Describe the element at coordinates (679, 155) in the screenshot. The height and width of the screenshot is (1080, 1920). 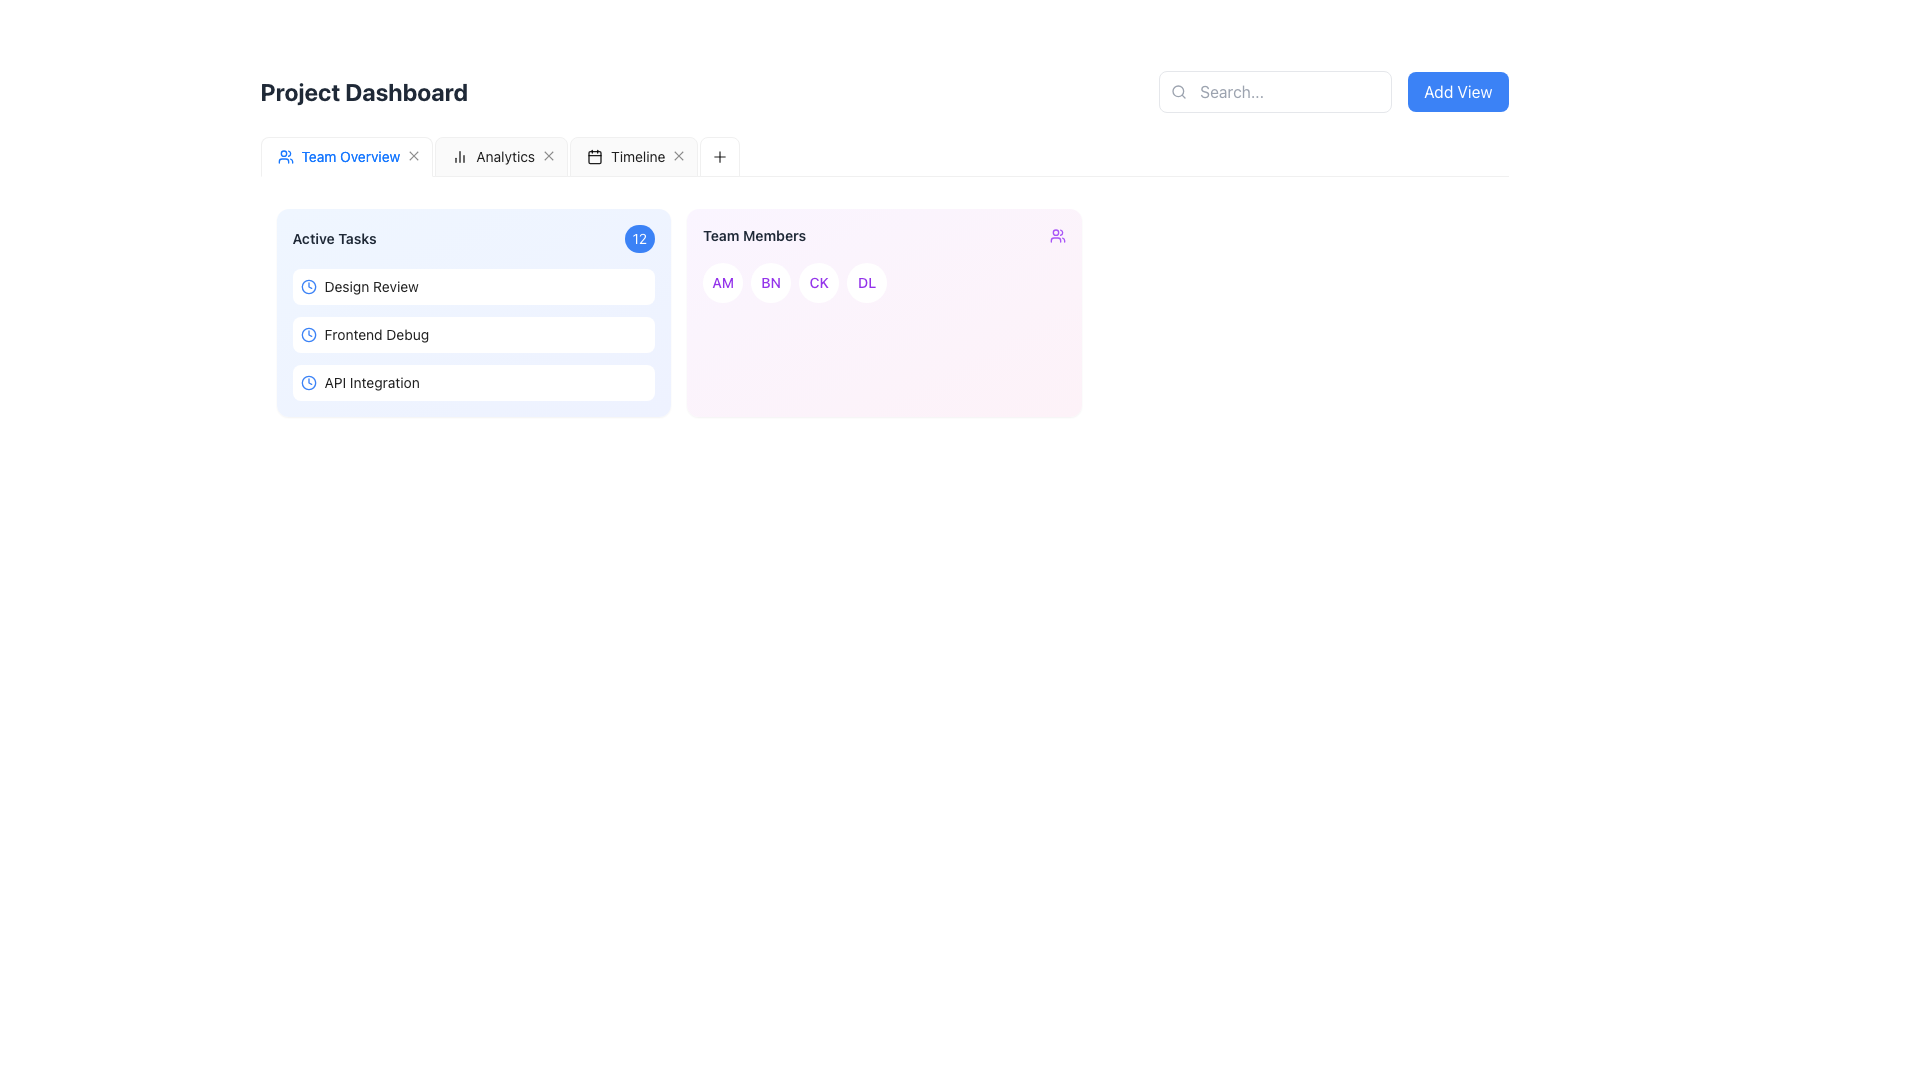
I see `the close or cancel button represented by a segment of an 'X' shape in the top navigation bar, located to the right of the 'Timeline' tab indicator` at that location.